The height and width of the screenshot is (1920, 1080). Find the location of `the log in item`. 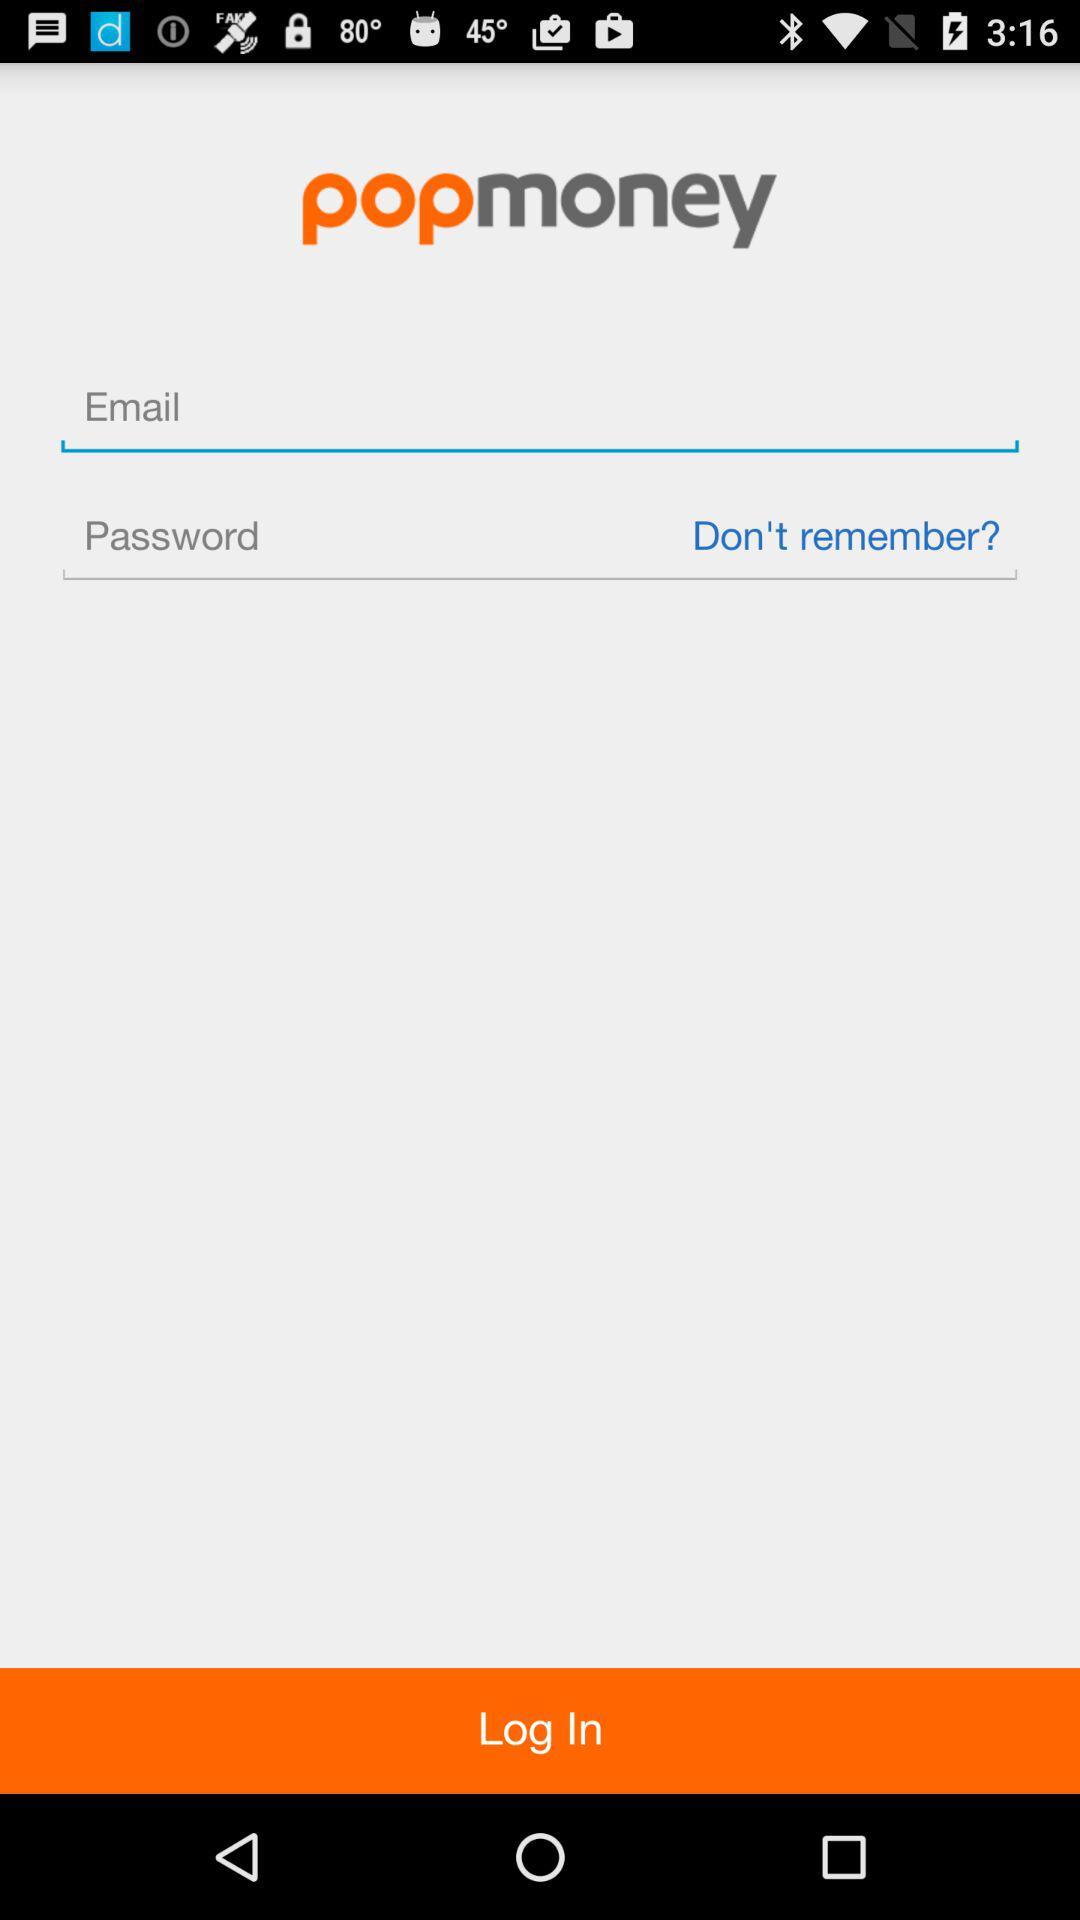

the log in item is located at coordinates (540, 1730).